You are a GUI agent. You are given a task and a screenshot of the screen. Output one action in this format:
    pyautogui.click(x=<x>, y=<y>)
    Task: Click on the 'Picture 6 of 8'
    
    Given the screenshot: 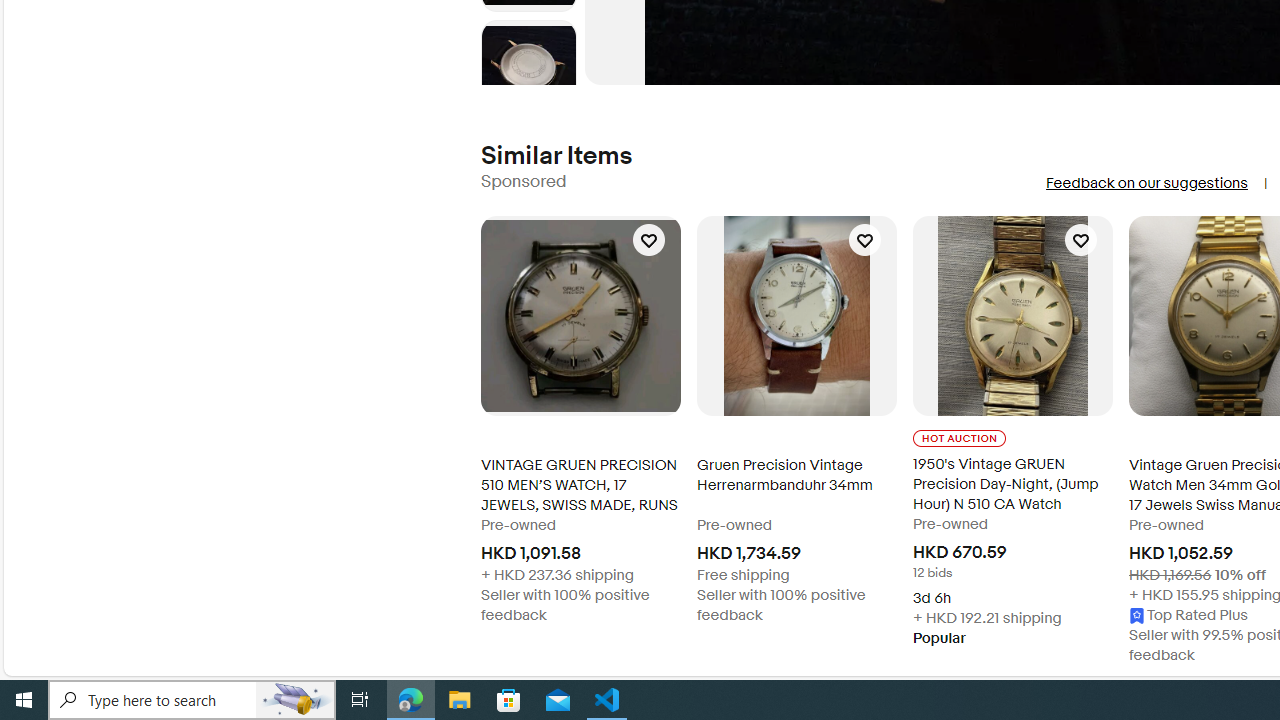 What is the action you would take?
    pyautogui.click(x=528, y=67)
    